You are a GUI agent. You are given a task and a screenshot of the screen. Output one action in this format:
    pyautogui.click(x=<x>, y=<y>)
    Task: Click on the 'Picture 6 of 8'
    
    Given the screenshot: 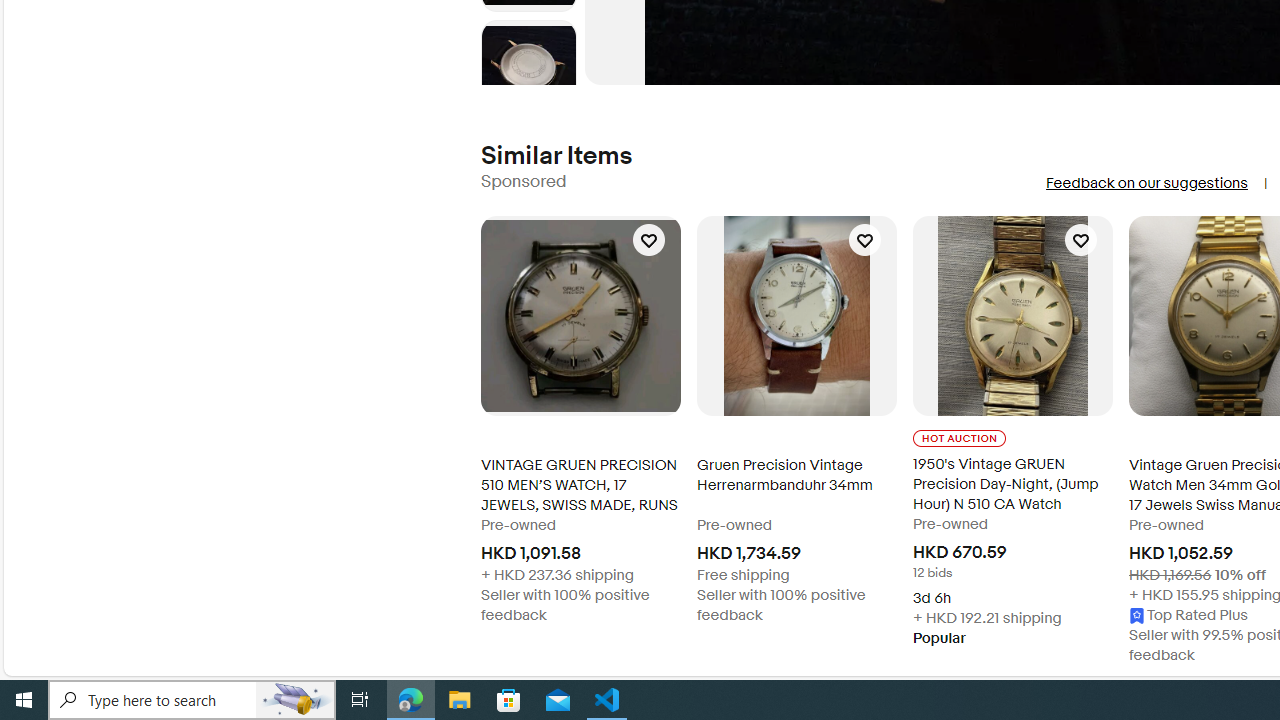 What is the action you would take?
    pyautogui.click(x=528, y=67)
    